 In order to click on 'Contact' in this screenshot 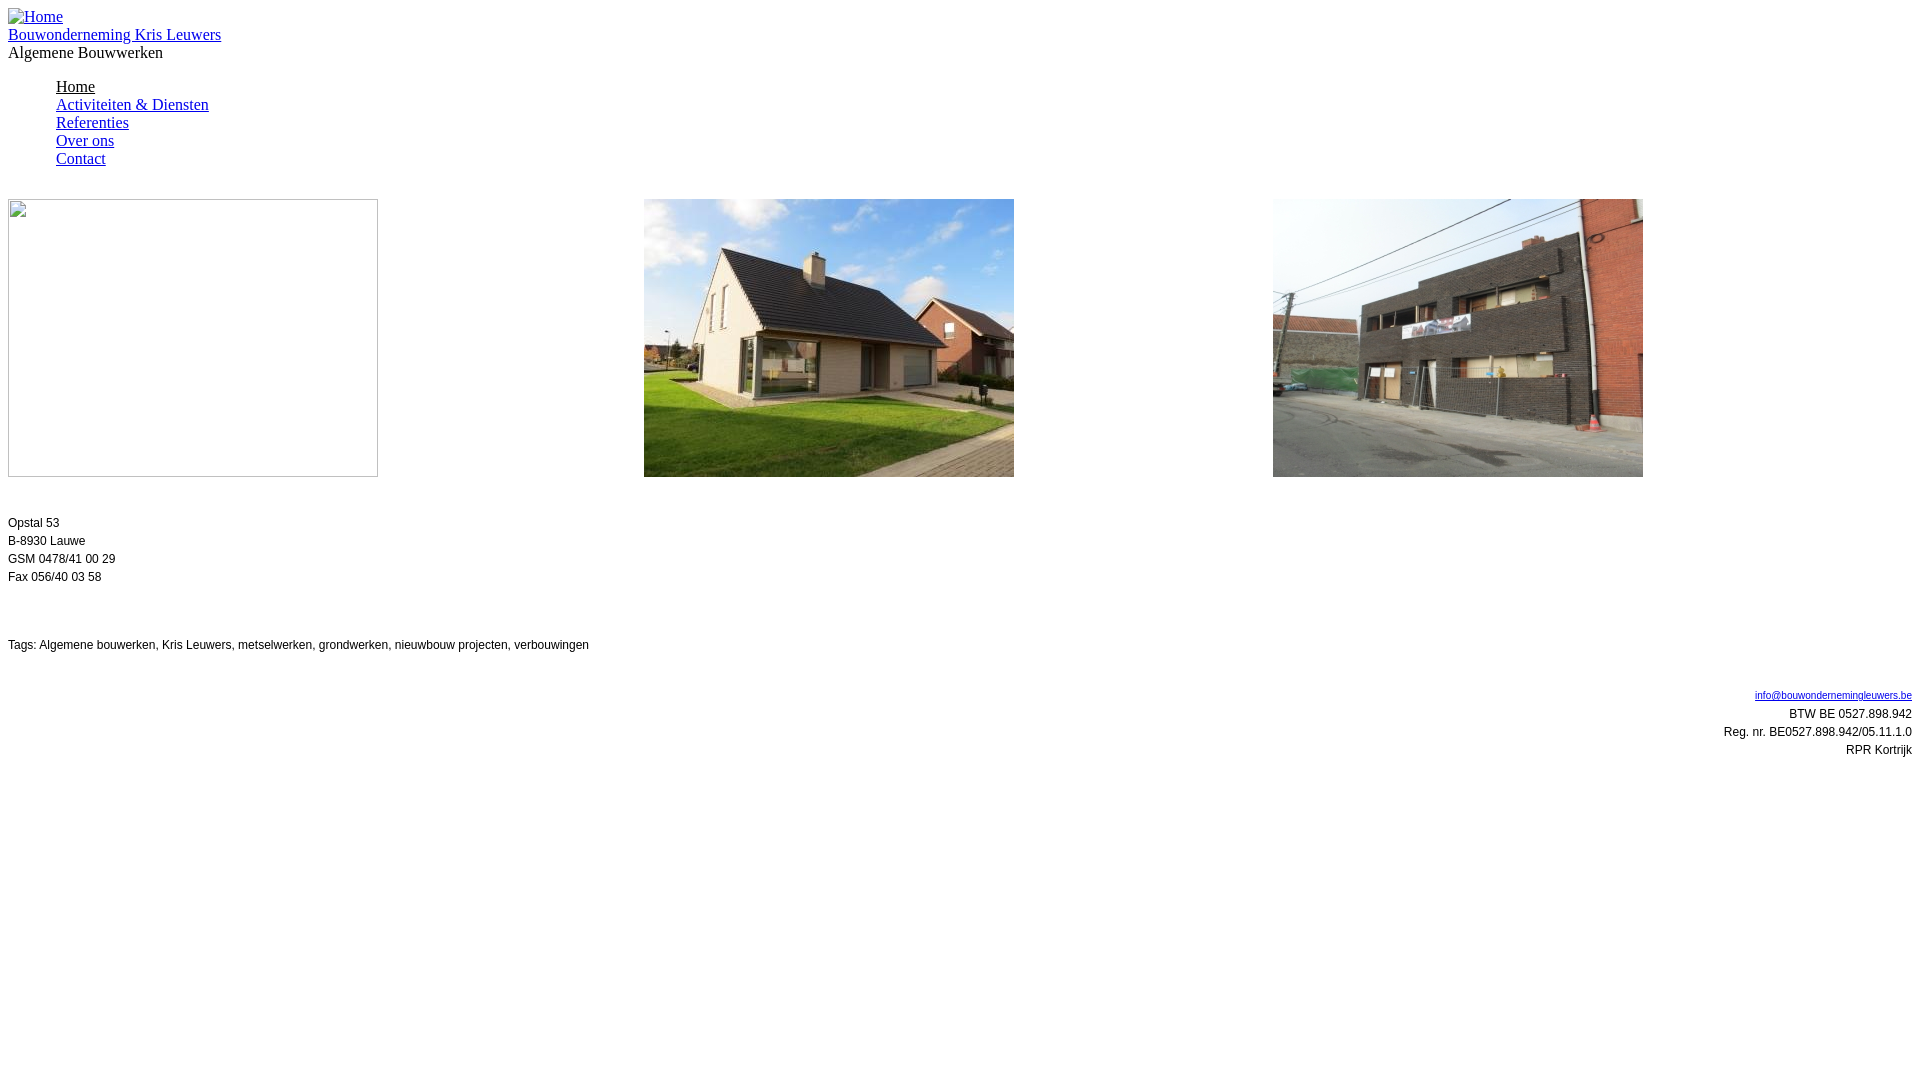, I will do `click(80, 157)`.